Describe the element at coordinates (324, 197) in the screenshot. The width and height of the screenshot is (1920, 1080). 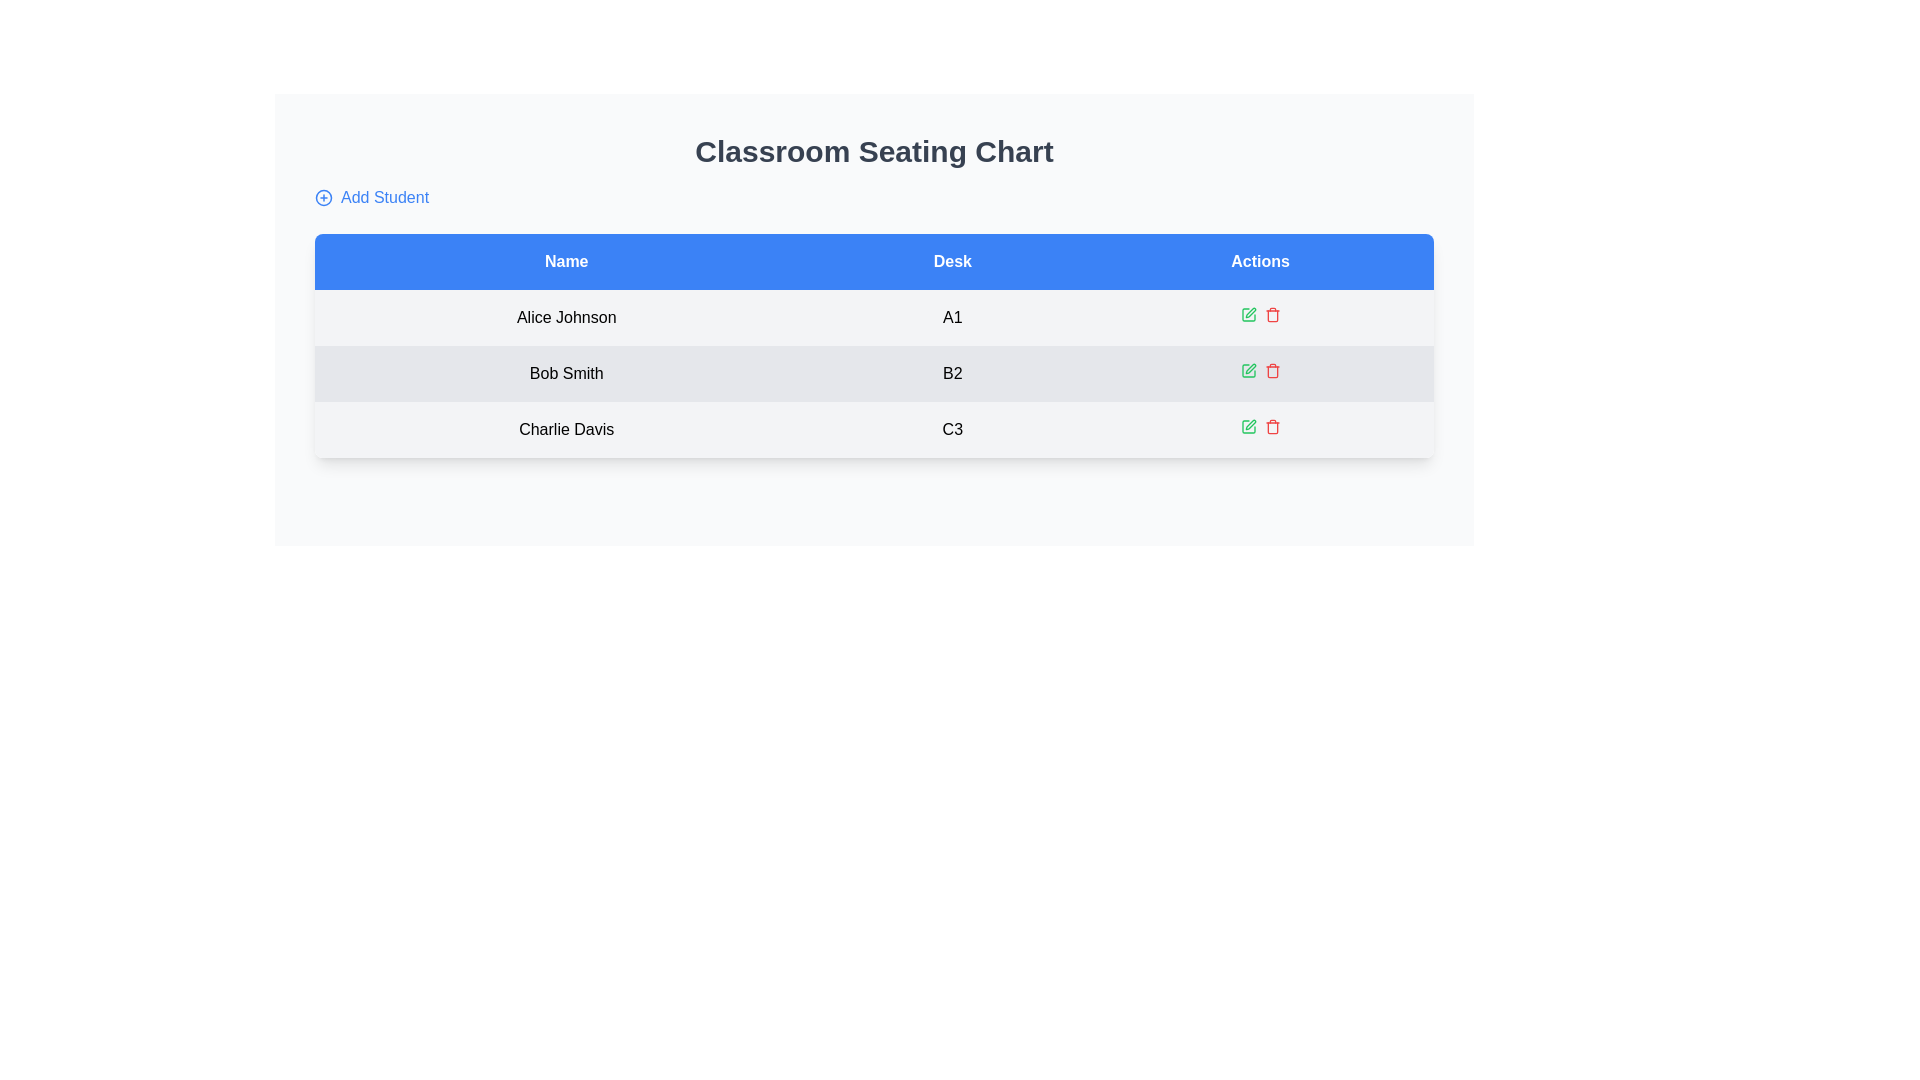
I see `the circle element that is part of an SVG graphic, which resembles a '+' symbol and is located to the left of the 'Add Student' text link` at that location.